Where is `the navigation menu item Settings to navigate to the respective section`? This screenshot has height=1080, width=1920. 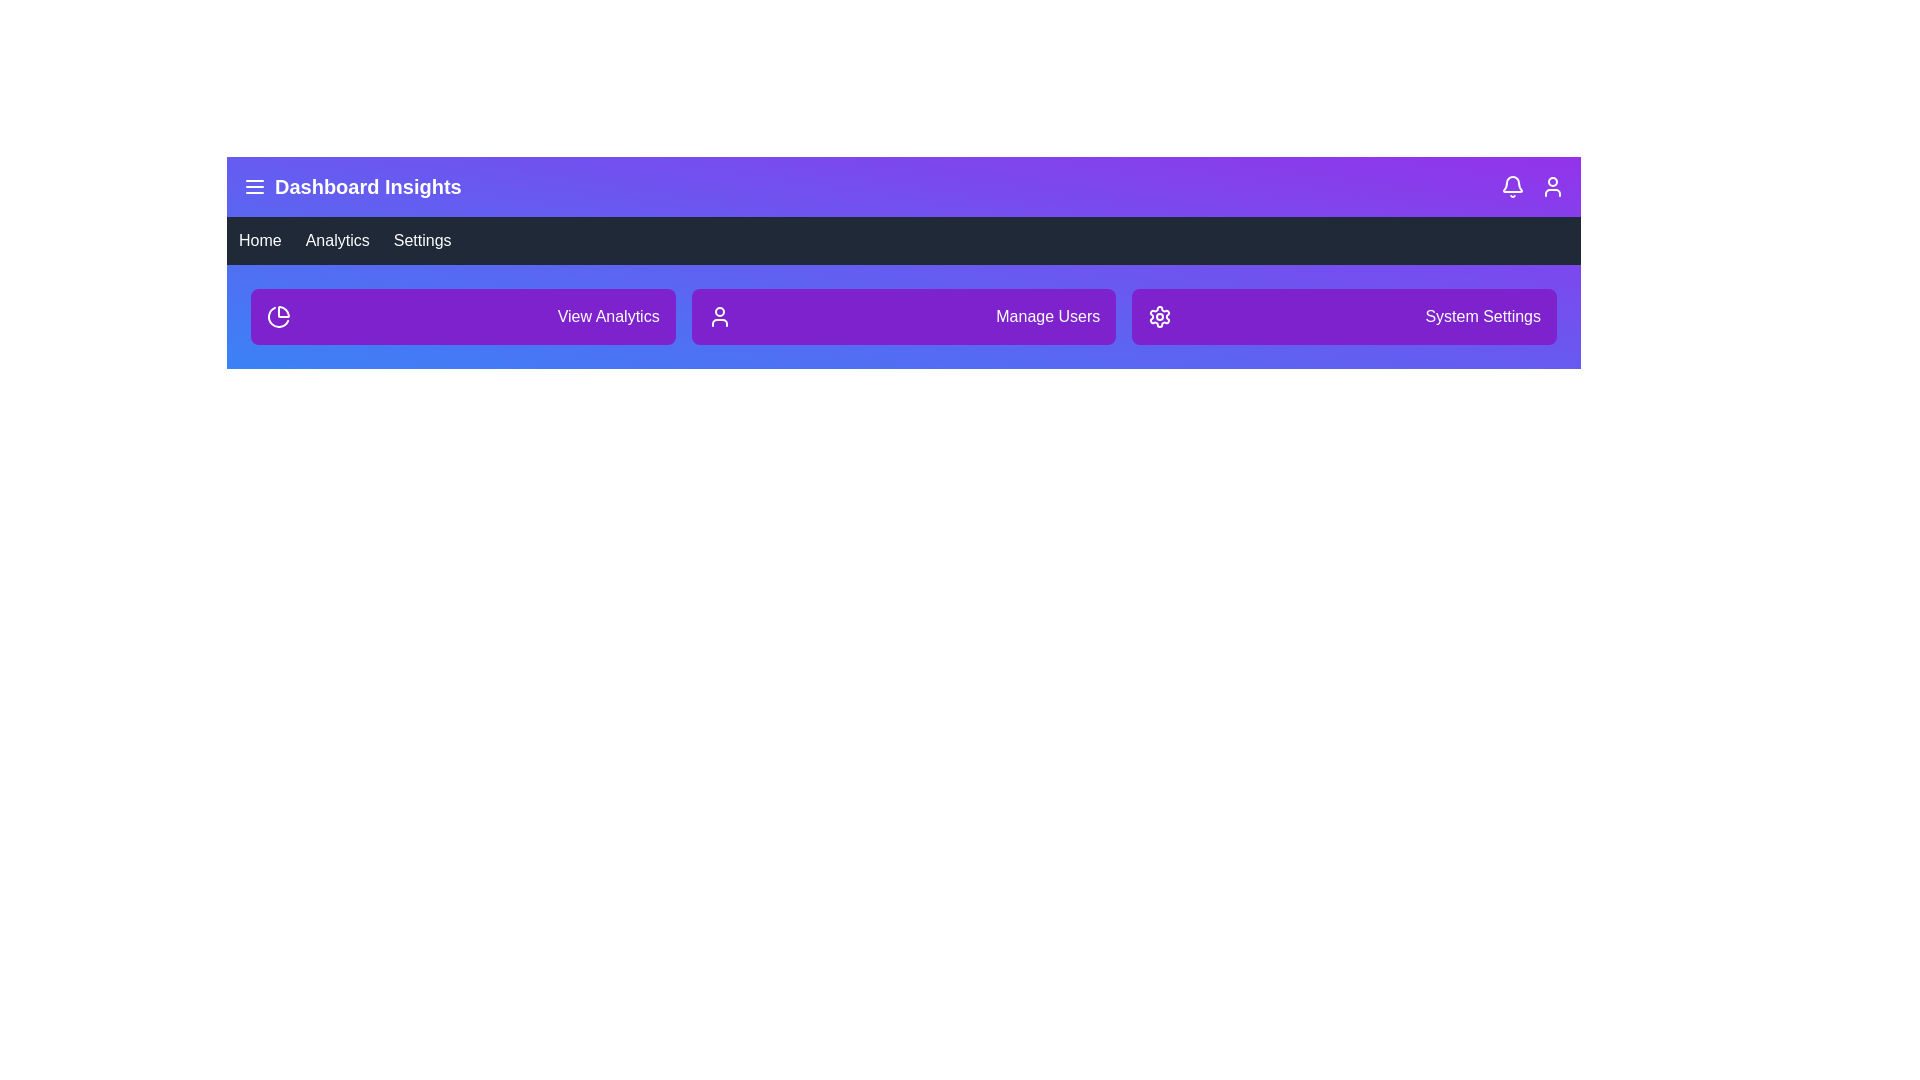
the navigation menu item Settings to navigate to the respective section is located at coordinates (421, 239).